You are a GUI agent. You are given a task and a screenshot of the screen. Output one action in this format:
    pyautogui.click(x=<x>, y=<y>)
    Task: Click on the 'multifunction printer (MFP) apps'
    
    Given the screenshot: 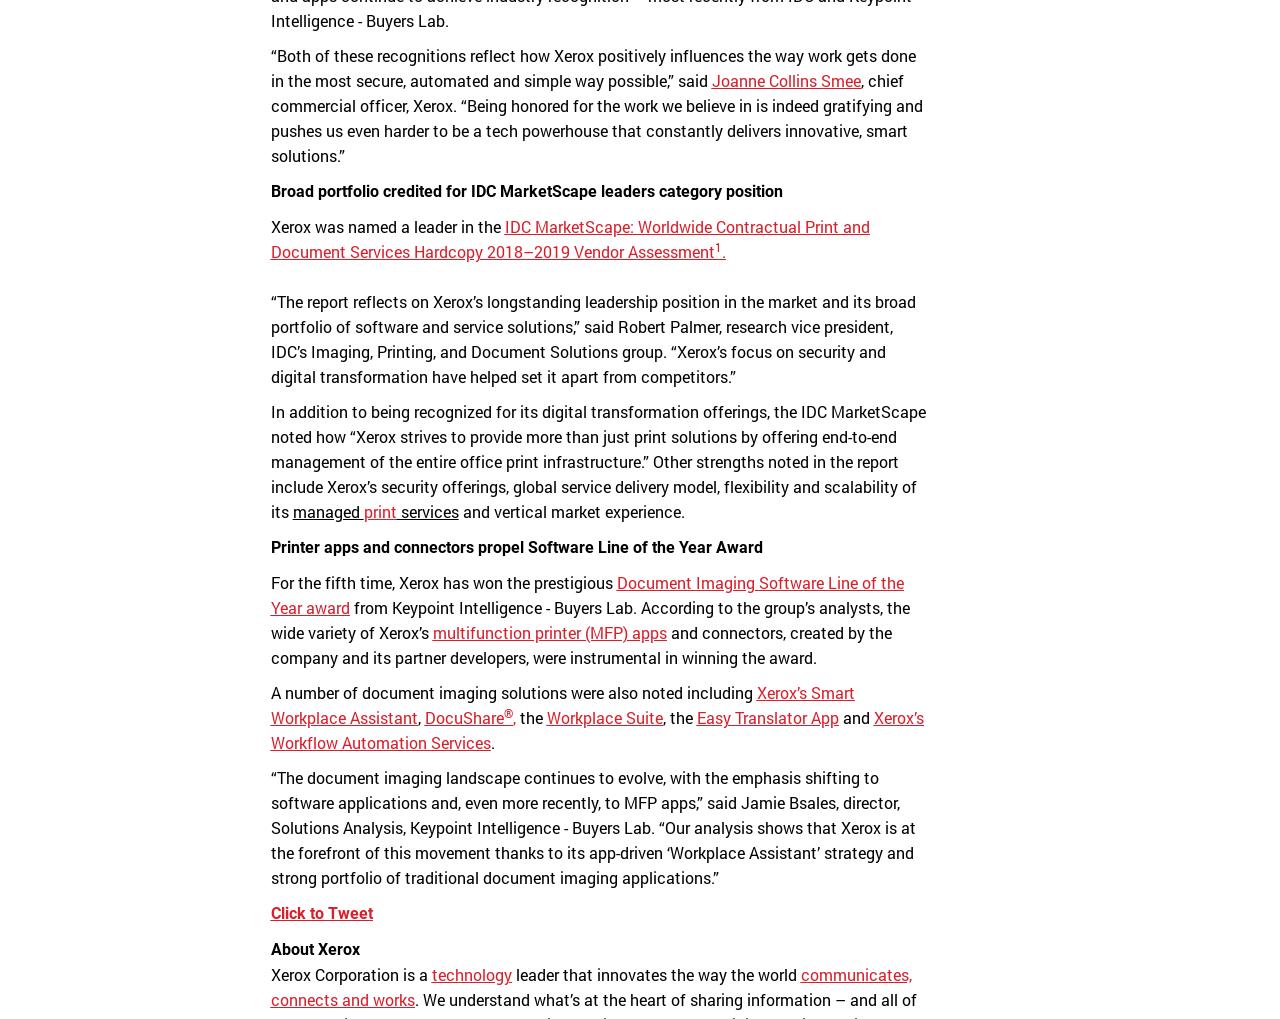 What is the action you would take?
    pyautogui.click(x=431, y=632)
    